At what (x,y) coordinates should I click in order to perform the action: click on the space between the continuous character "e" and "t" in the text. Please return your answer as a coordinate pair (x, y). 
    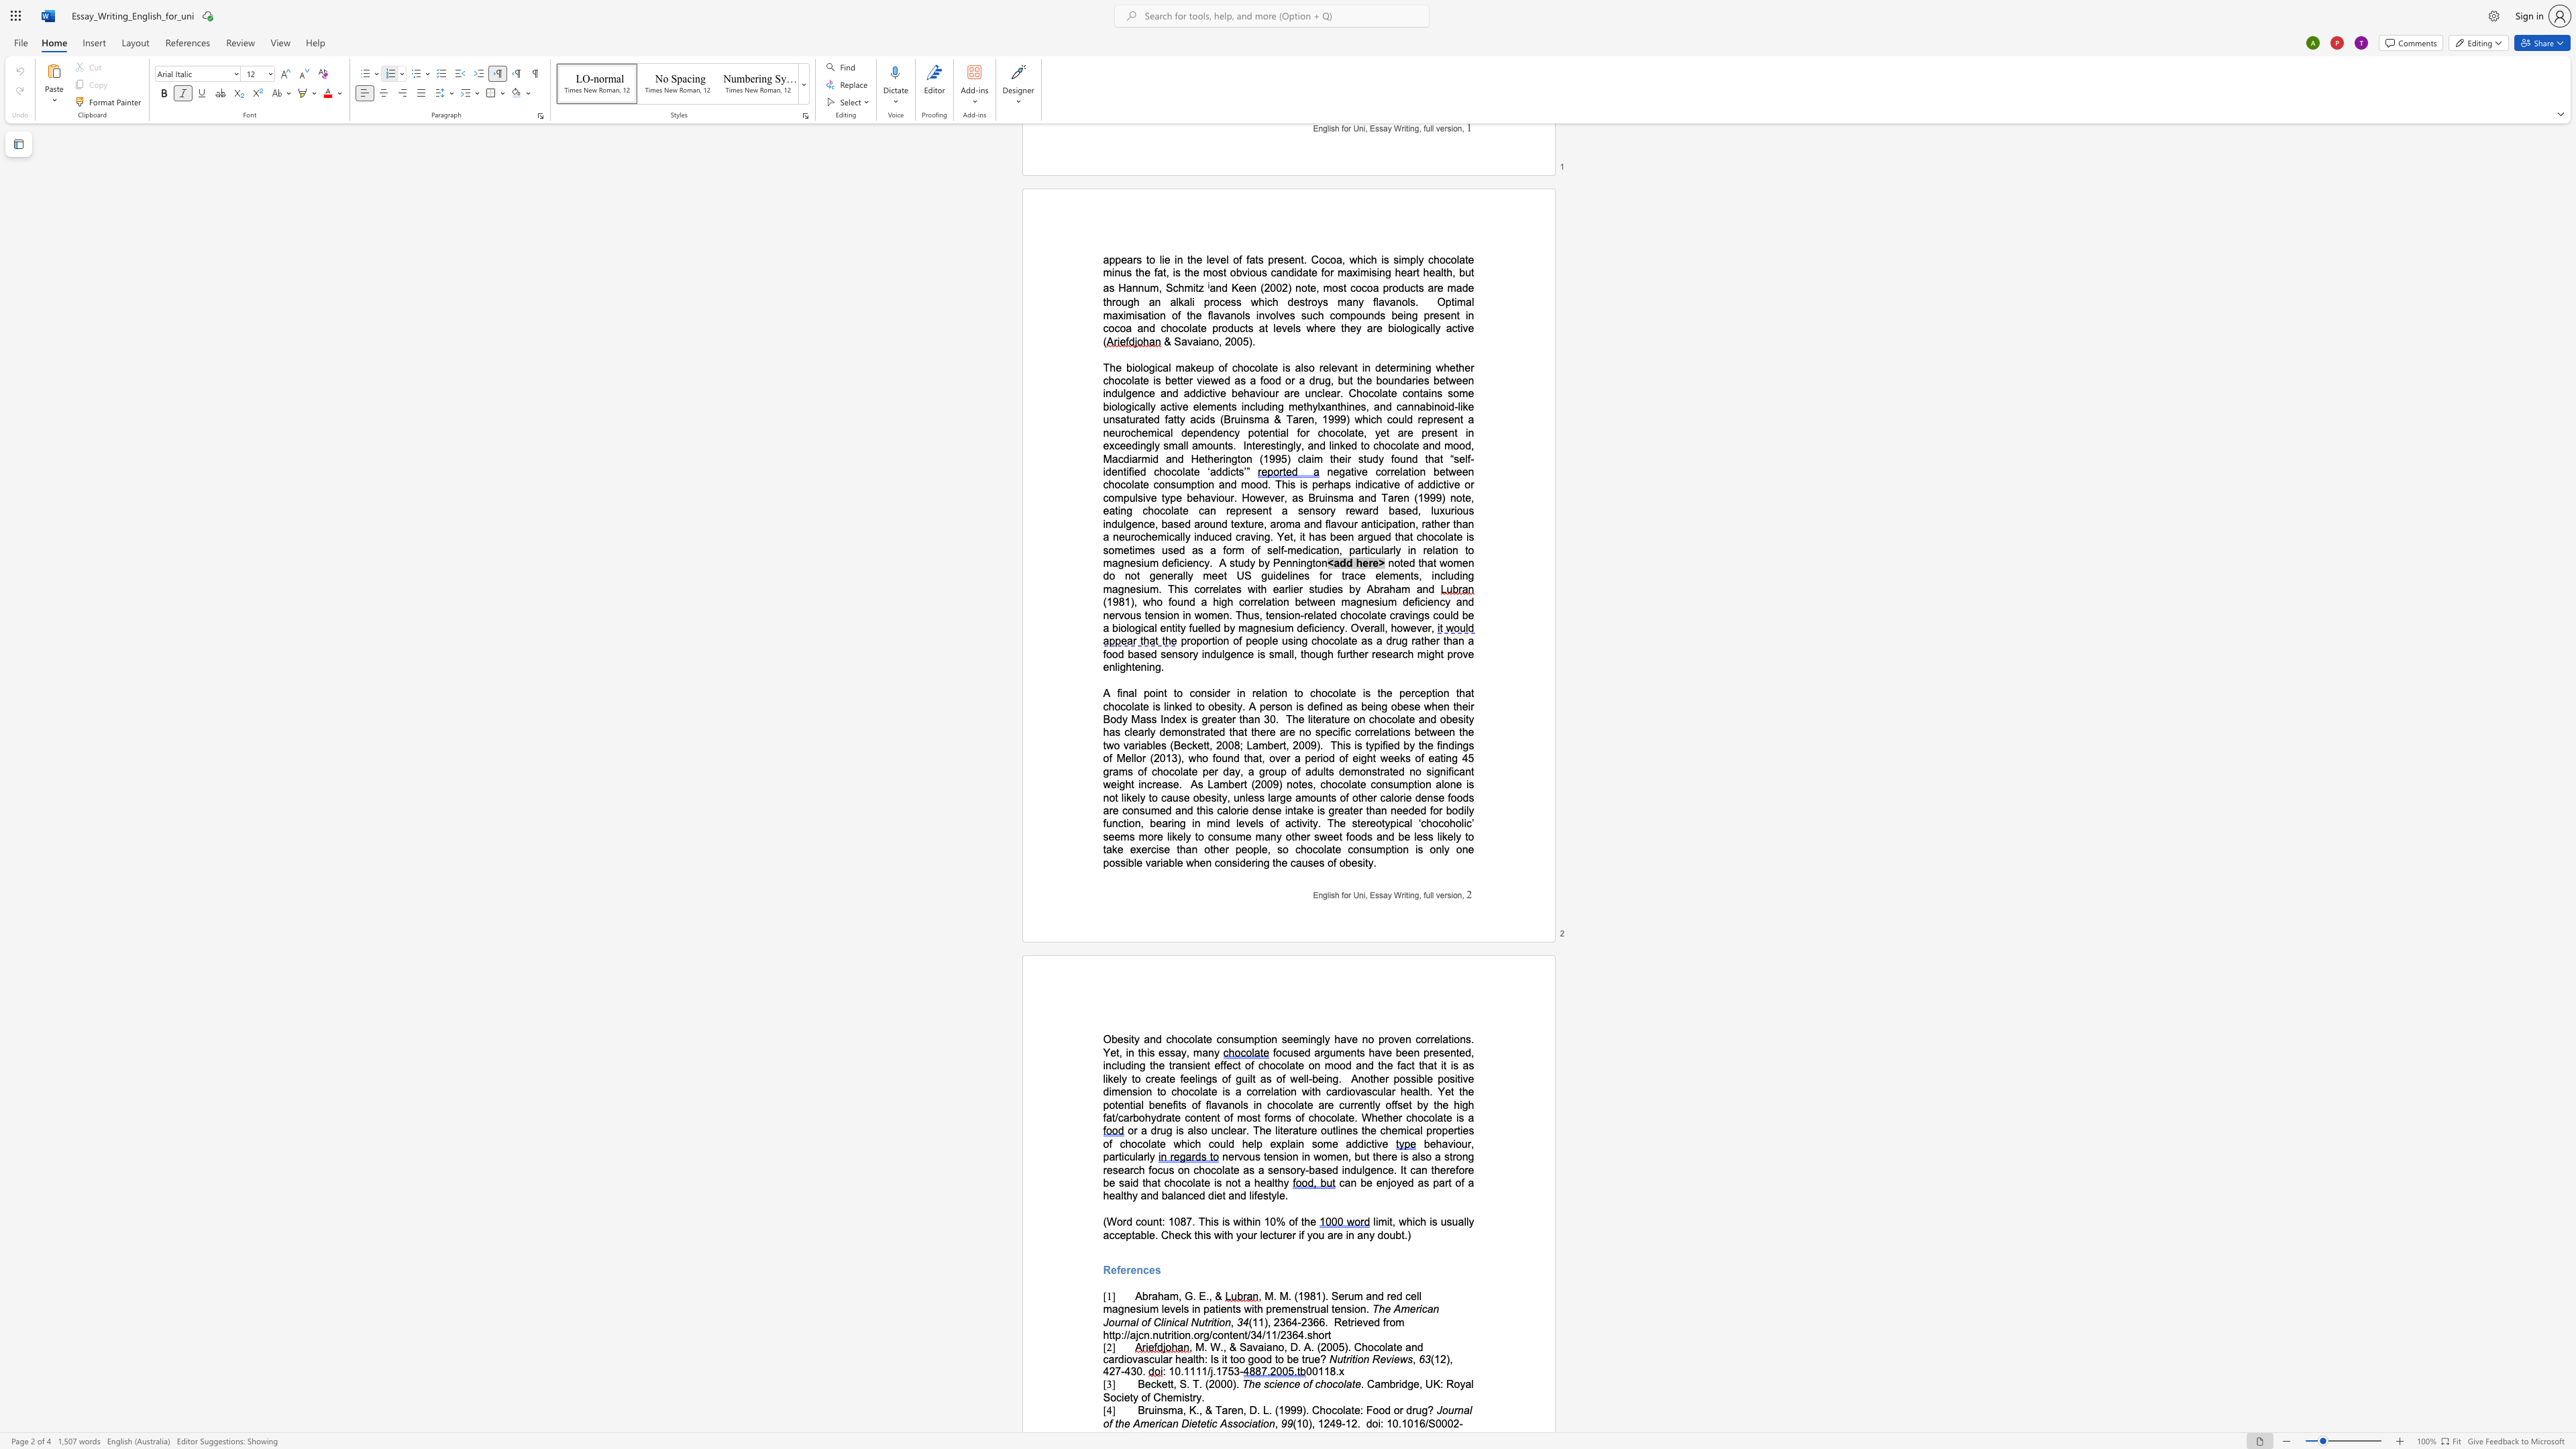
    Looking at the image, I should click on (1165, 1384).